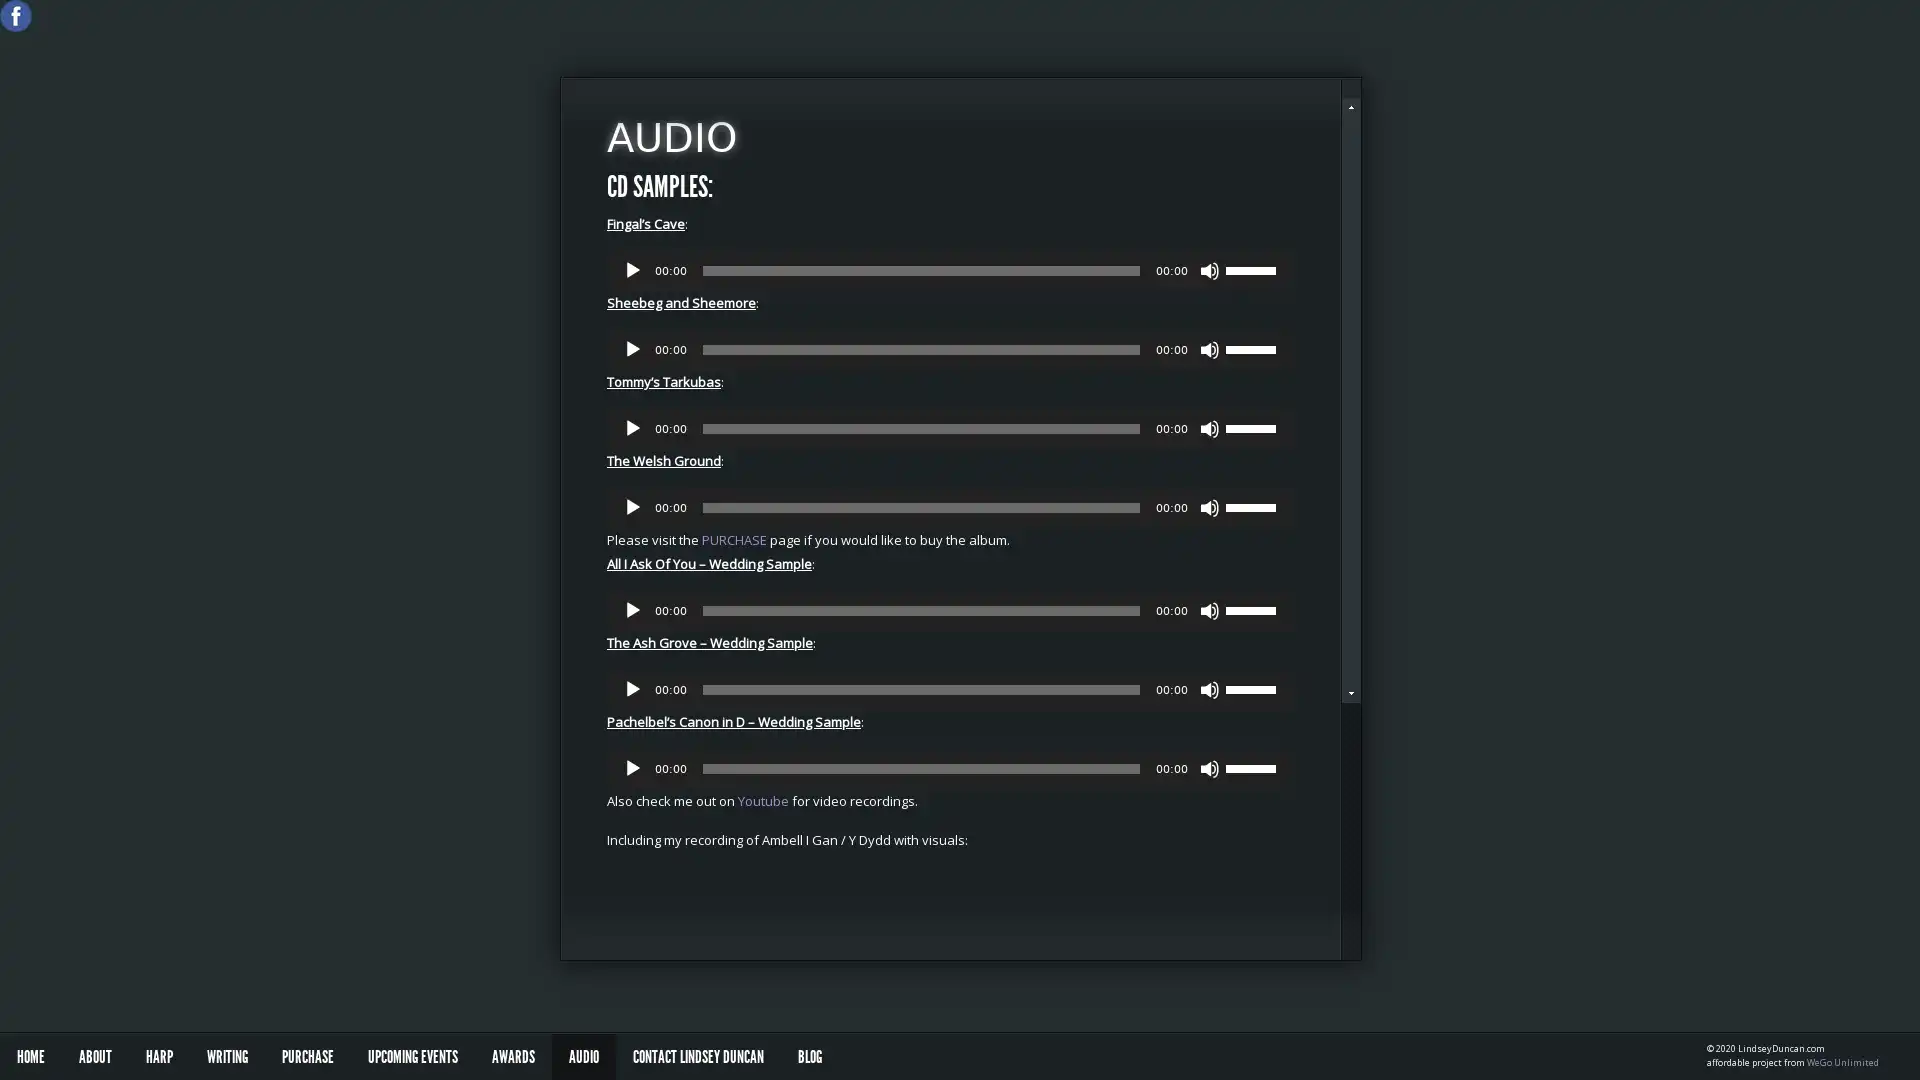  Describe the element at coordinates (1208, 270) in the screenshot. I see `Mute` at that location.